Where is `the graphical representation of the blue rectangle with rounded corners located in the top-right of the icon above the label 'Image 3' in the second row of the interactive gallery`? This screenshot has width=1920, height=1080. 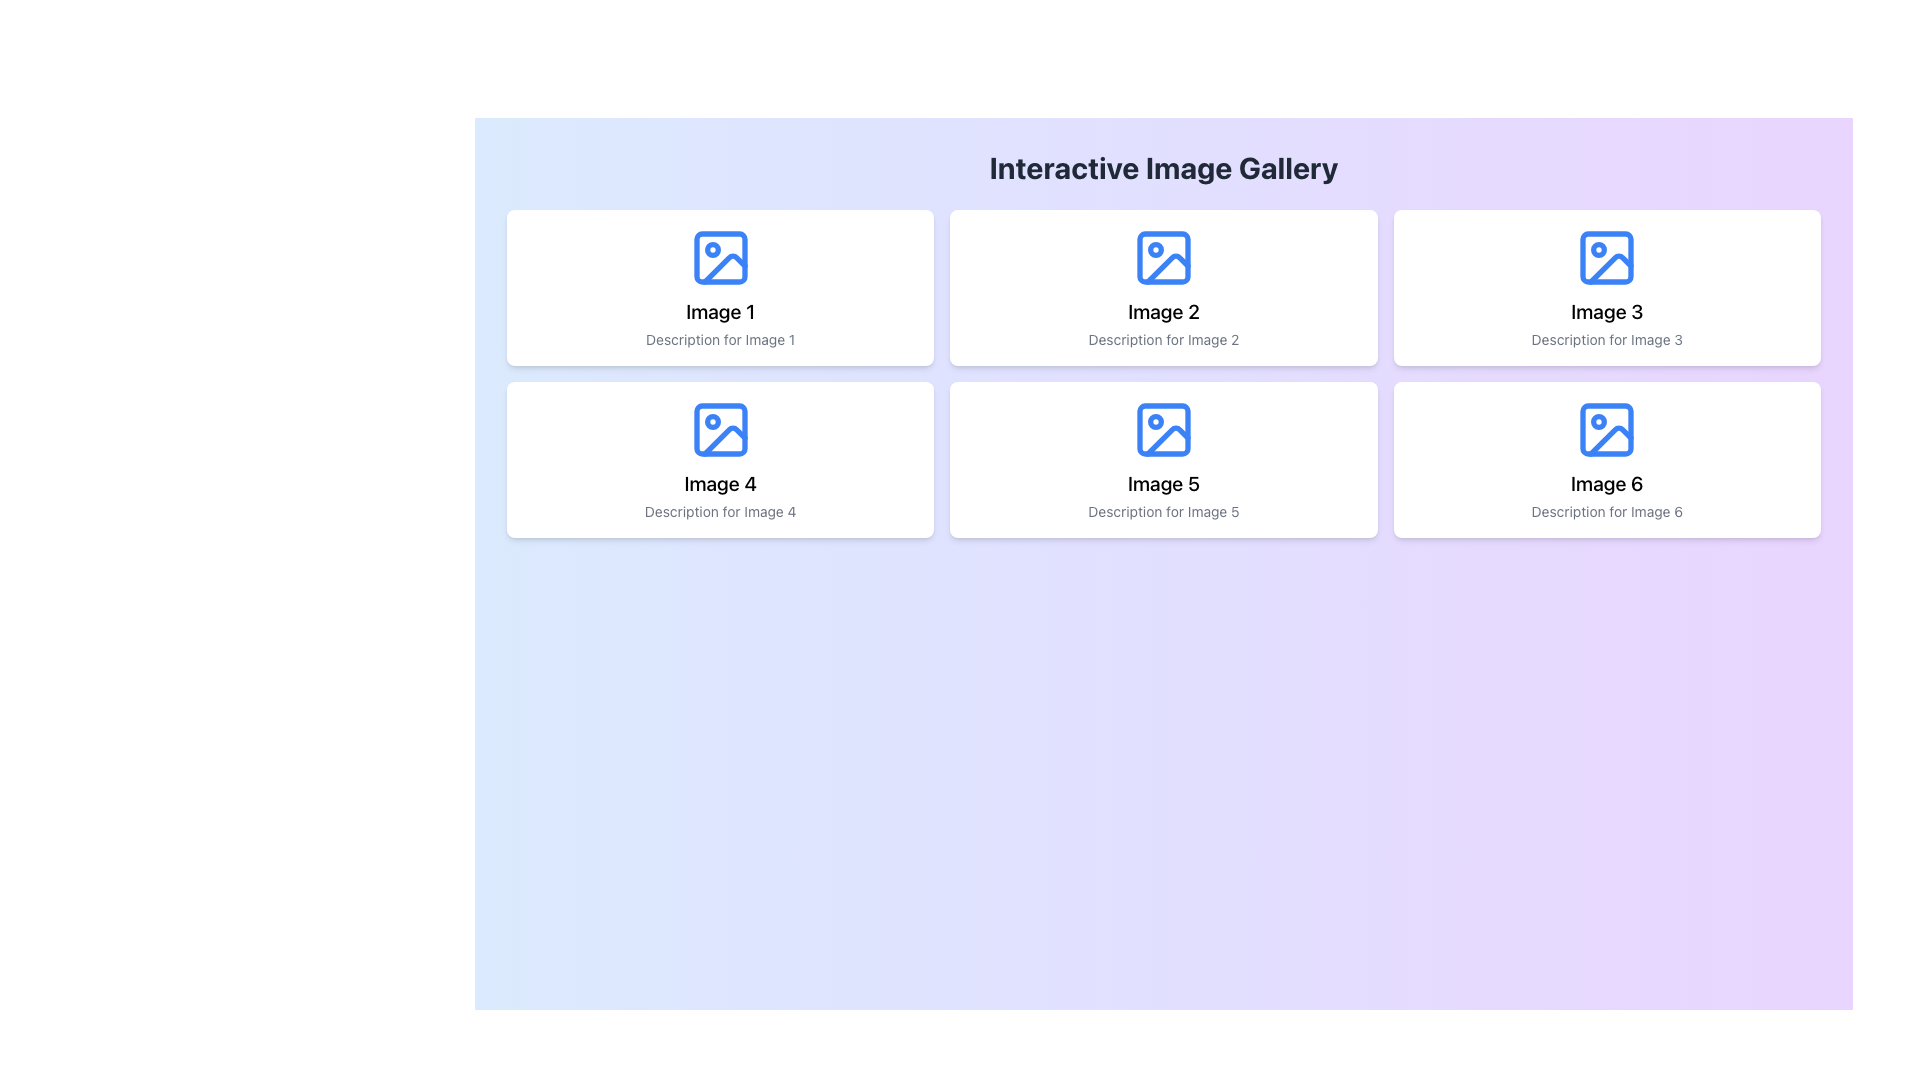 the graphical representation of the blue rectangle with rounded corners located in the top-right of the icon above the label 'Image 3' in the second row of the interactive gallery is located at coordinates (1607, 257).